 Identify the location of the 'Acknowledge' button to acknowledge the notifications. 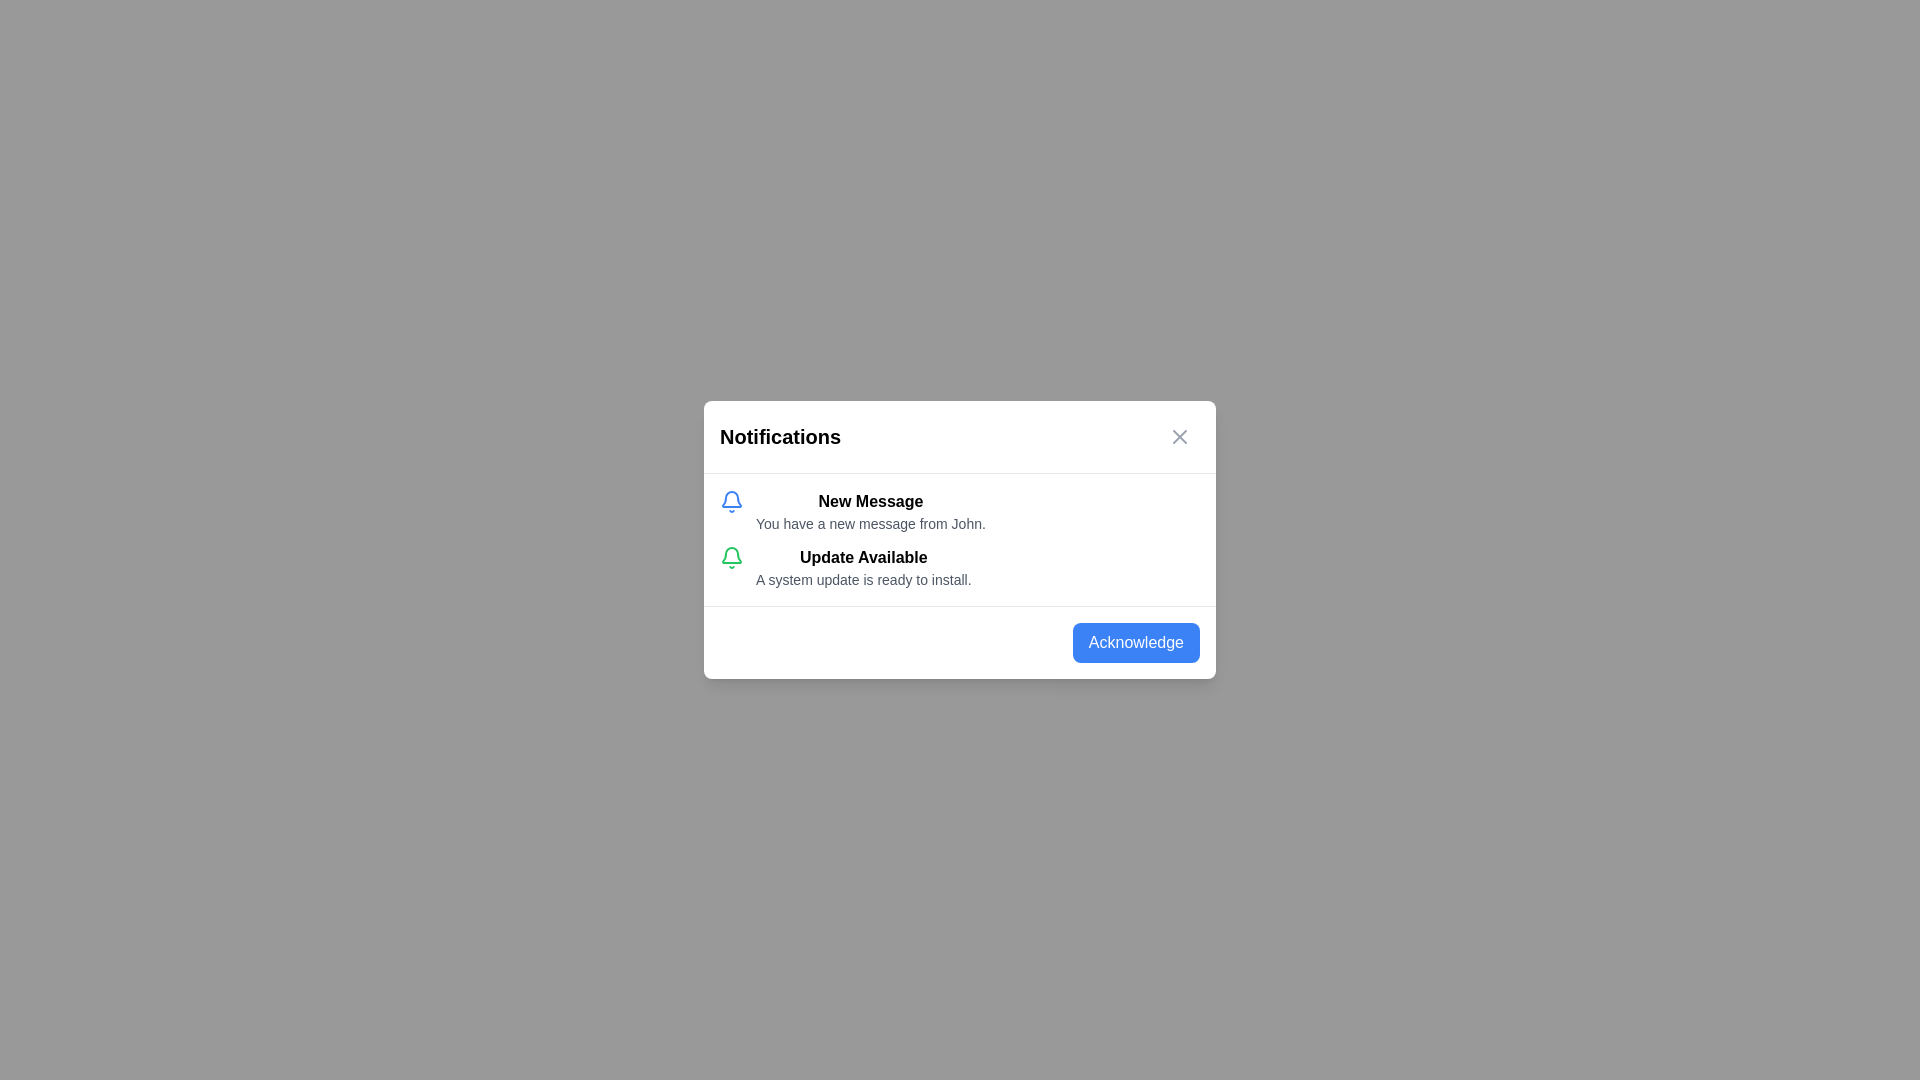
(1136, 643).